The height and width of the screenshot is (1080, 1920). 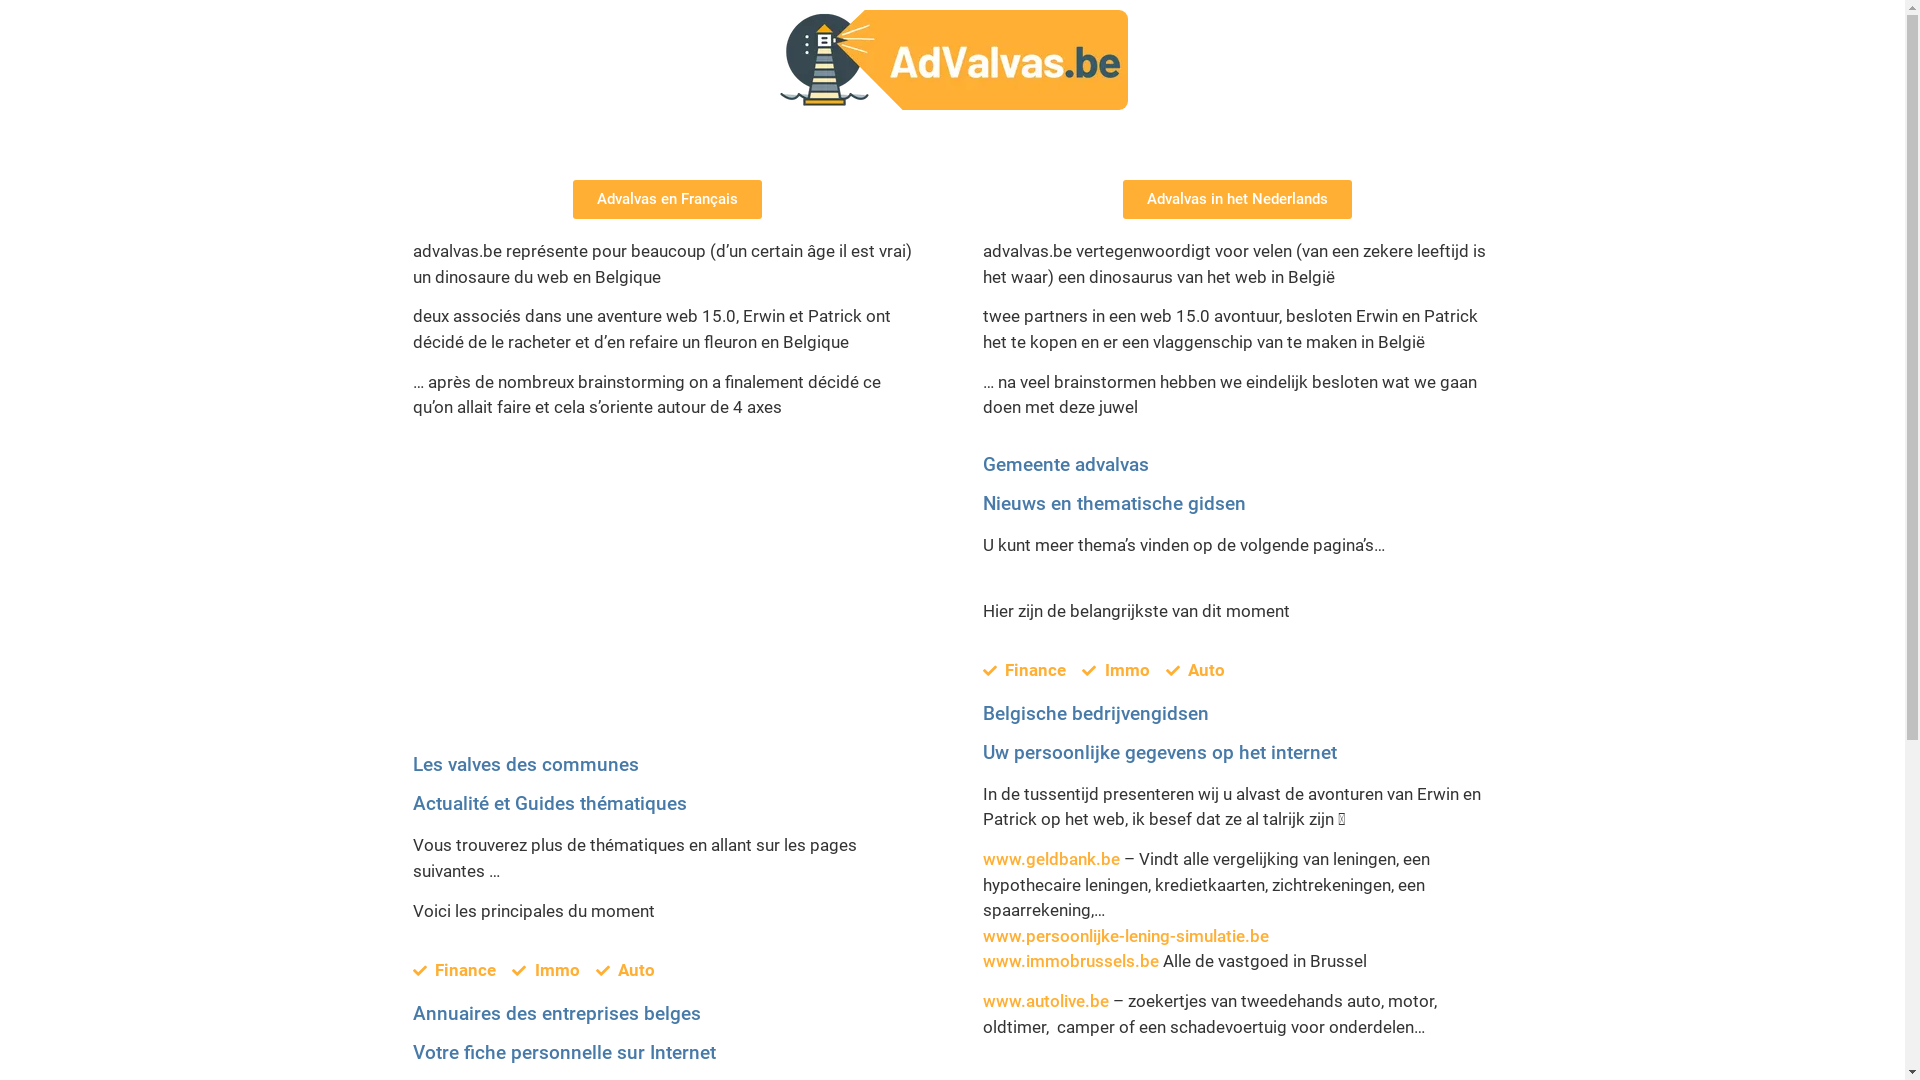 What do you see at coordinates (667, 604) in the screenshot?
I see `'Advertisement'` at bounding box center [667, 604].